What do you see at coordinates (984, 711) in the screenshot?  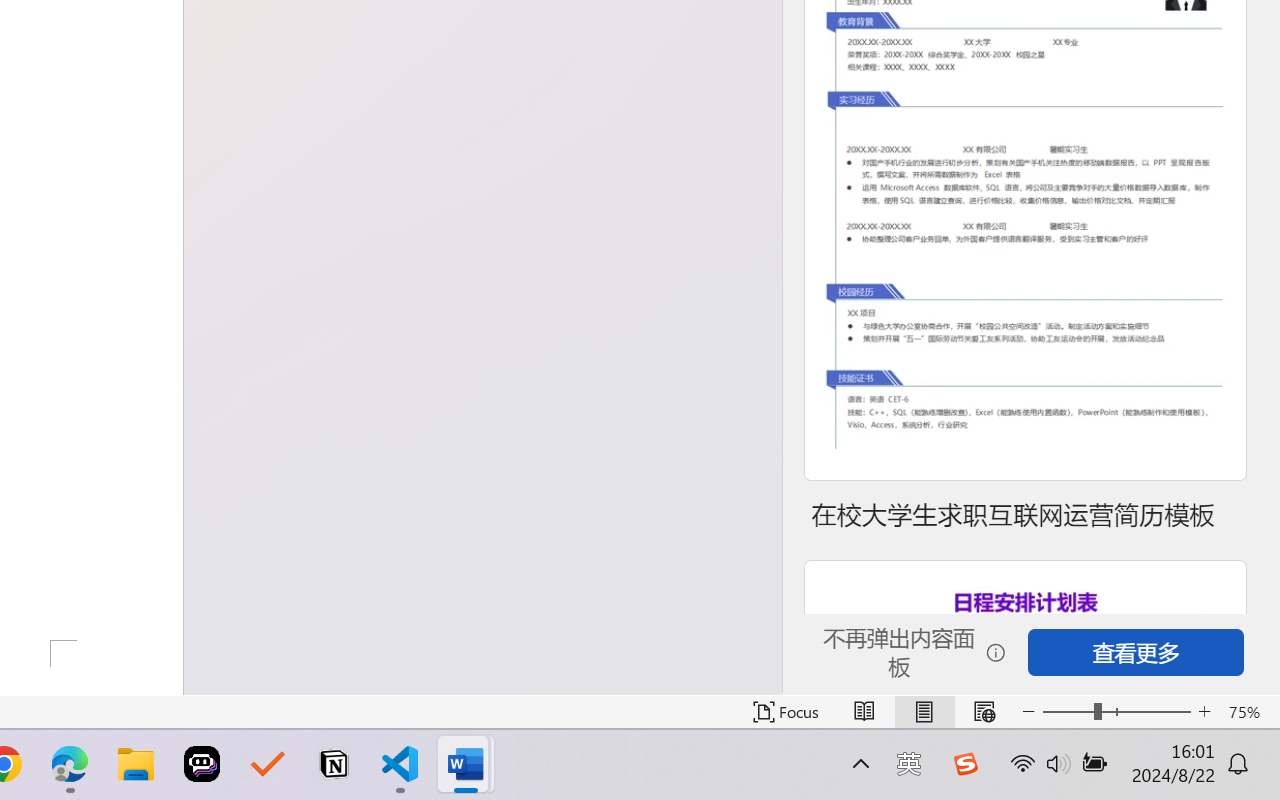 I see `'Web Layout'` at bounding box center [984, 711].